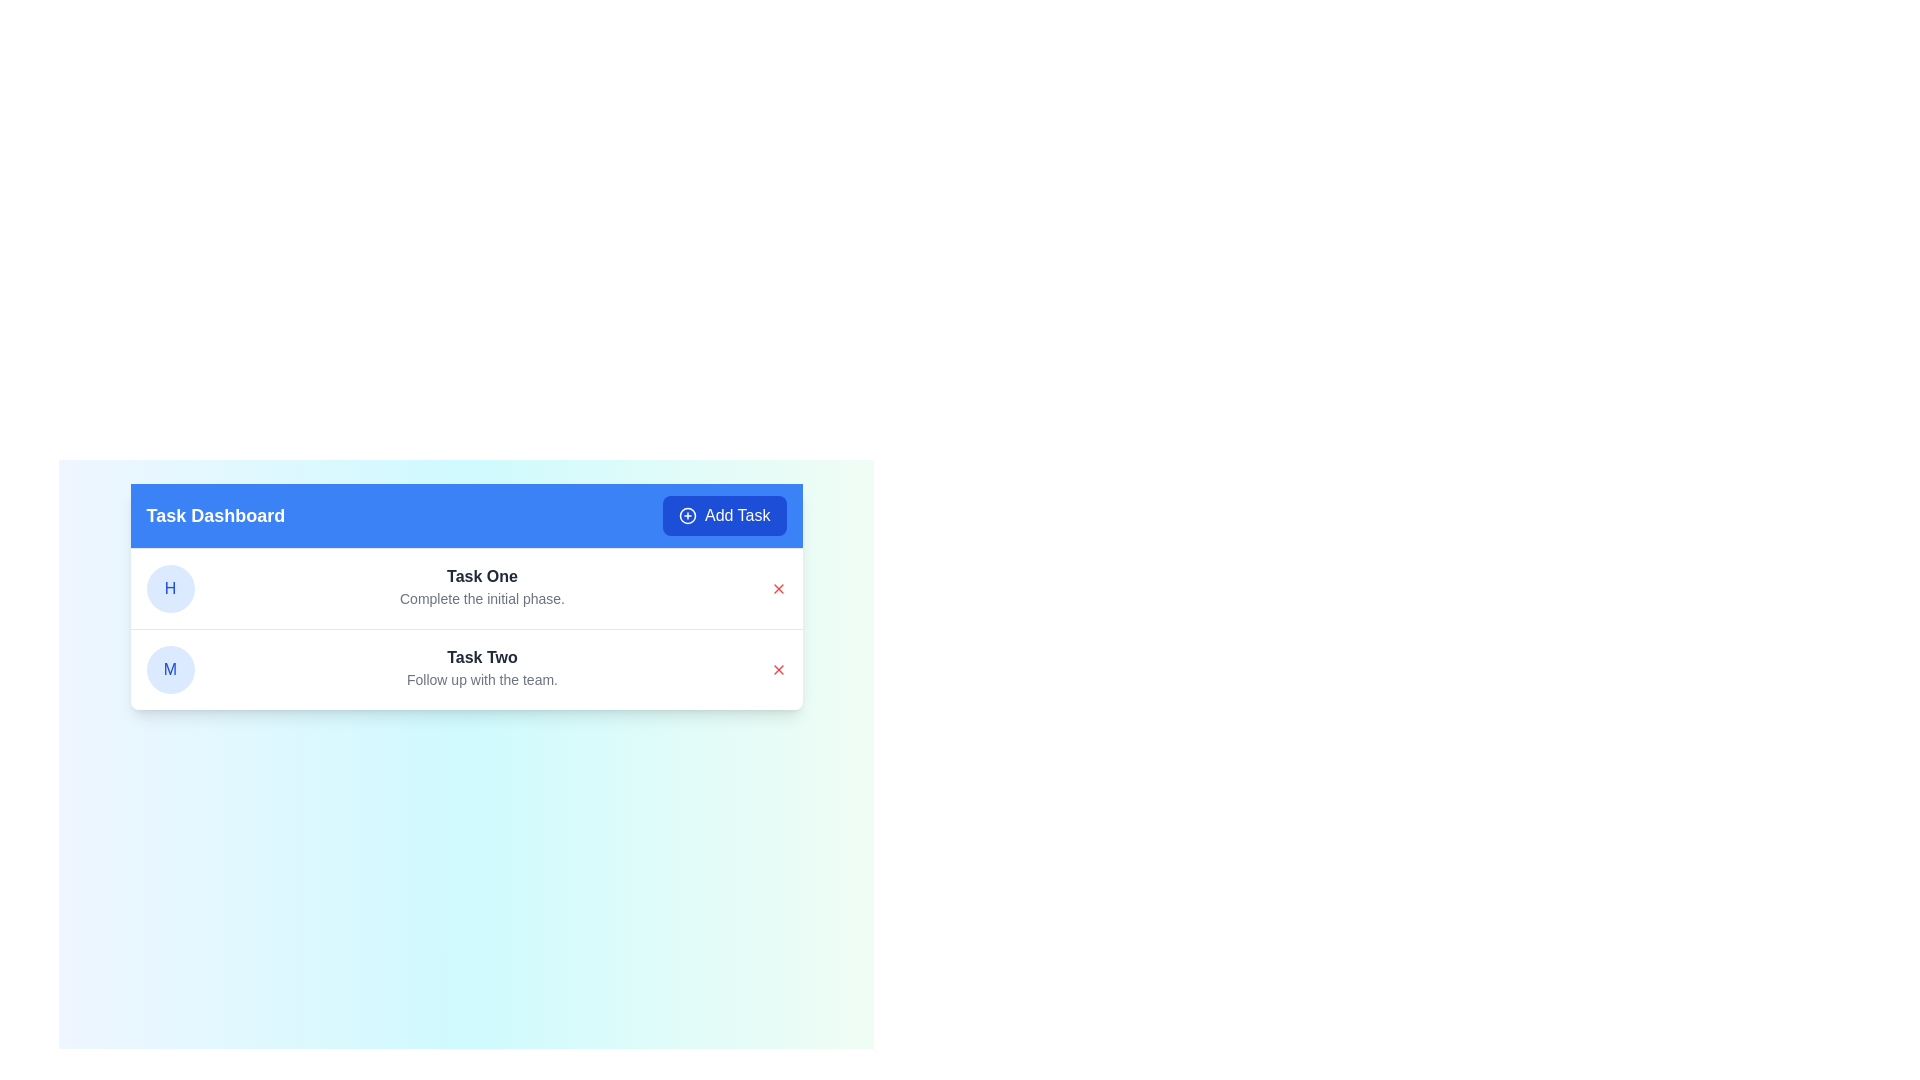 The width and height of the screenshot is (1920, 1080). What do you see at coordinates (465, 588) in the screenshot?
I see `the task item labeled 'Task One' with the description 'Complete the initial phase.' which includes a circular icon with 'H' and a small red 'X' for removal, positioned above 'Task Two' in the task list` at bounding box center [465, 588].